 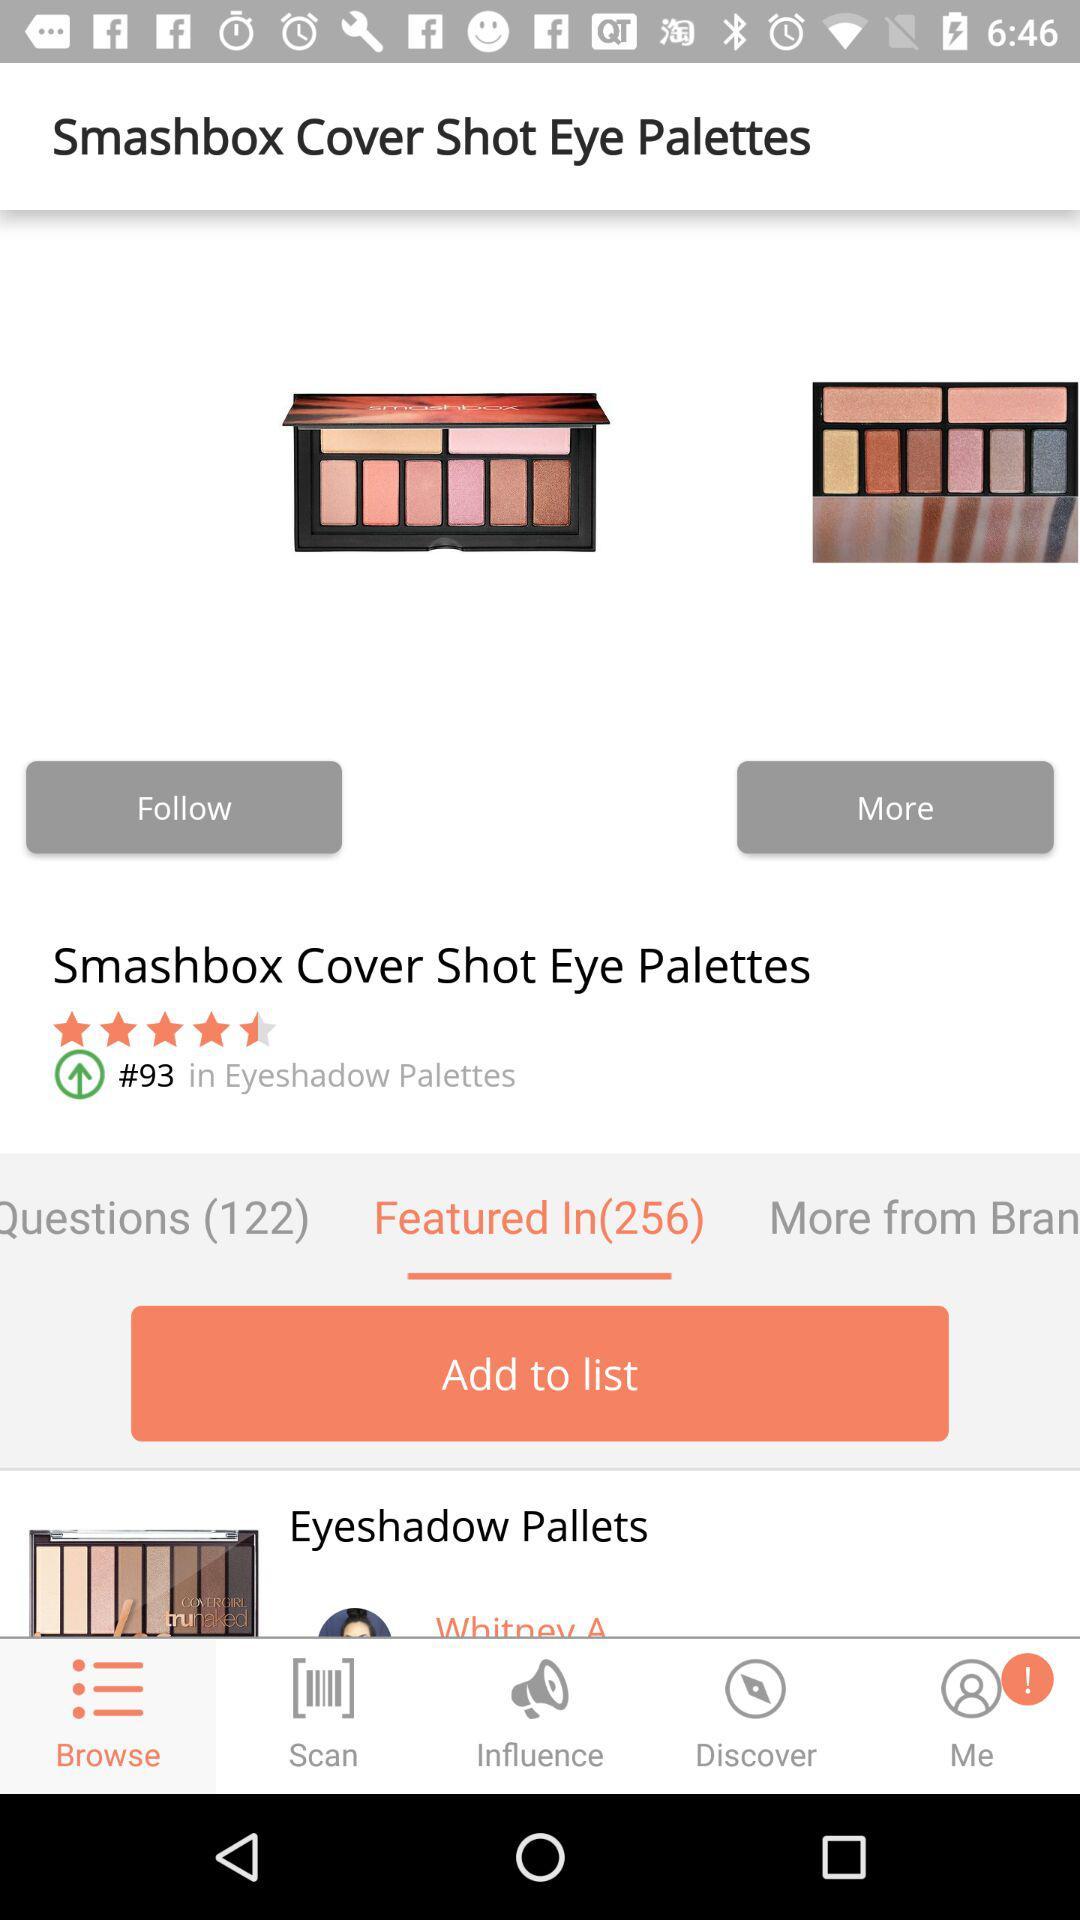 What do you see at coordinates (184, 807) in the screenshot?
I see `the follow` at bounding box center [184, 807].